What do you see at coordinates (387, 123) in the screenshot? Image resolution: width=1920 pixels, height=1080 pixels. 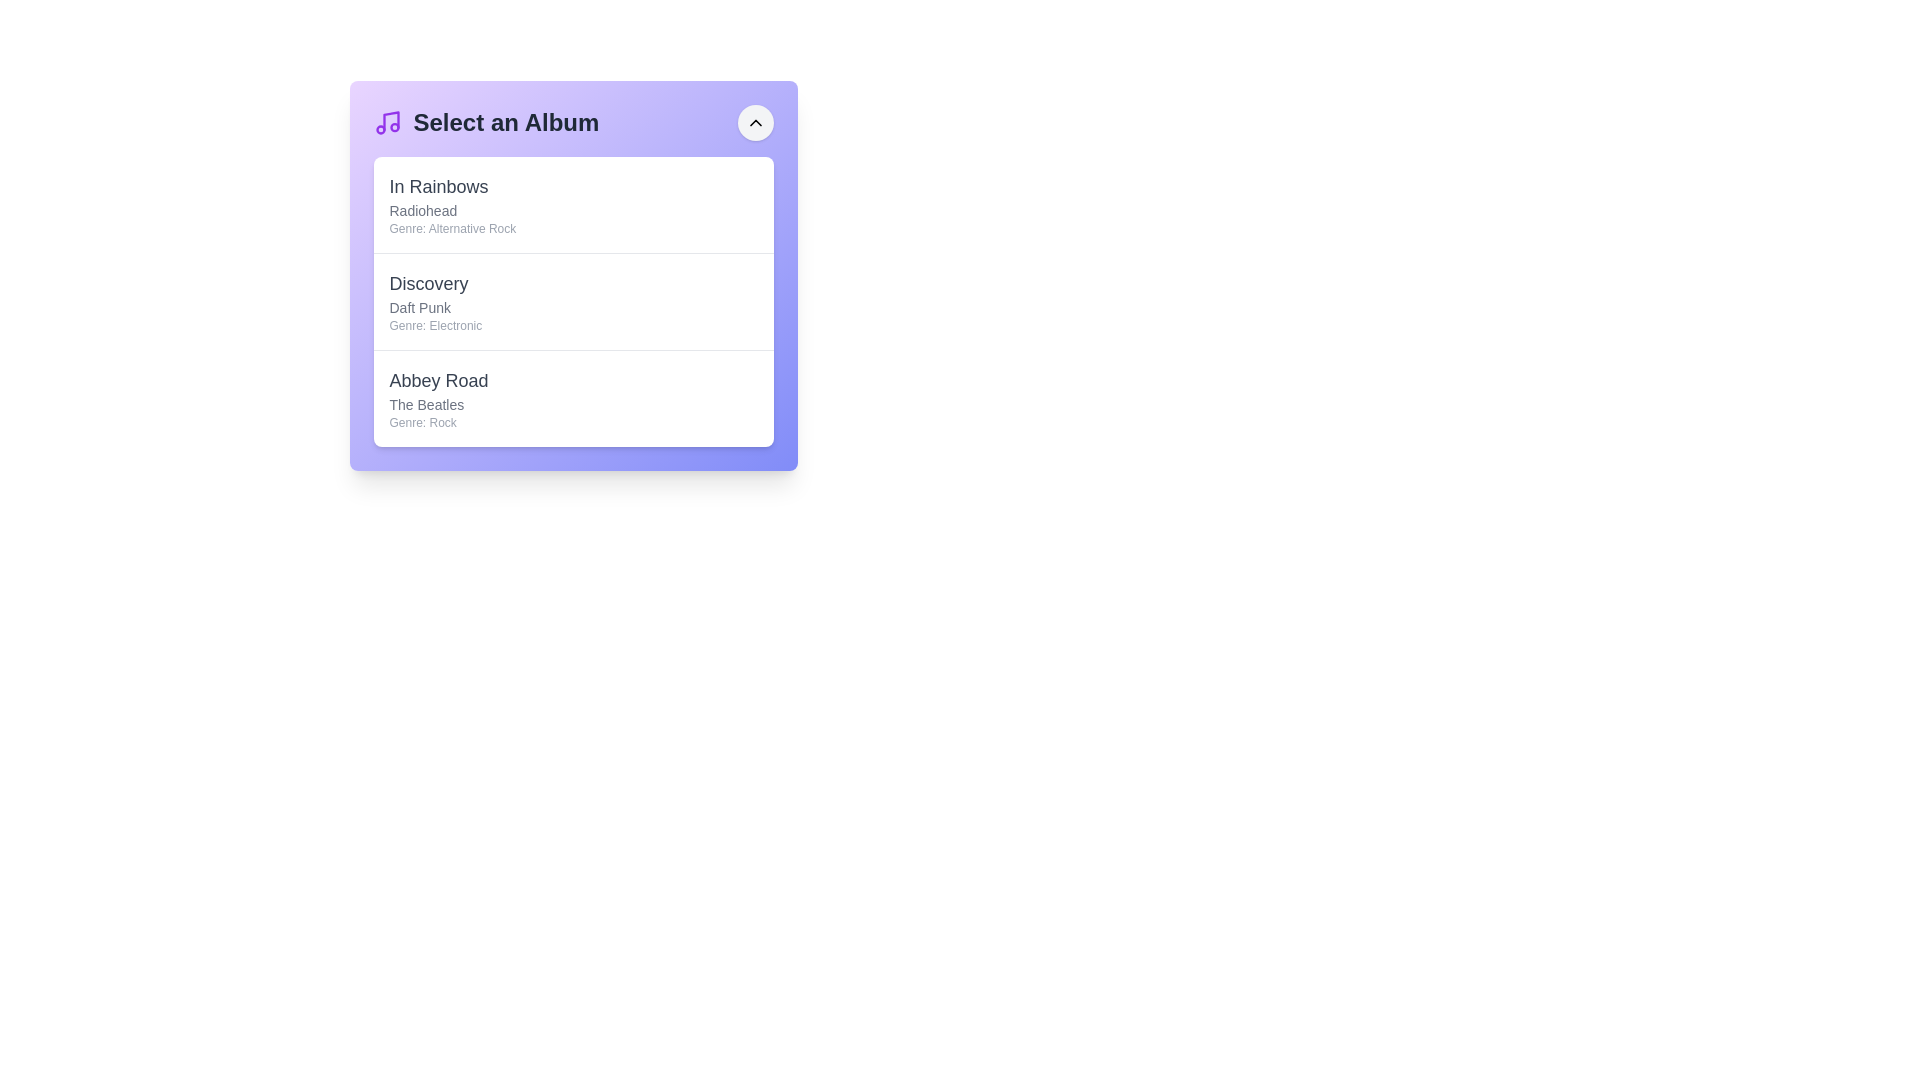 I see `the purple musical notes icon located to the left of the 'Select an Album' text in the header section` at bounding box center [387, 123].